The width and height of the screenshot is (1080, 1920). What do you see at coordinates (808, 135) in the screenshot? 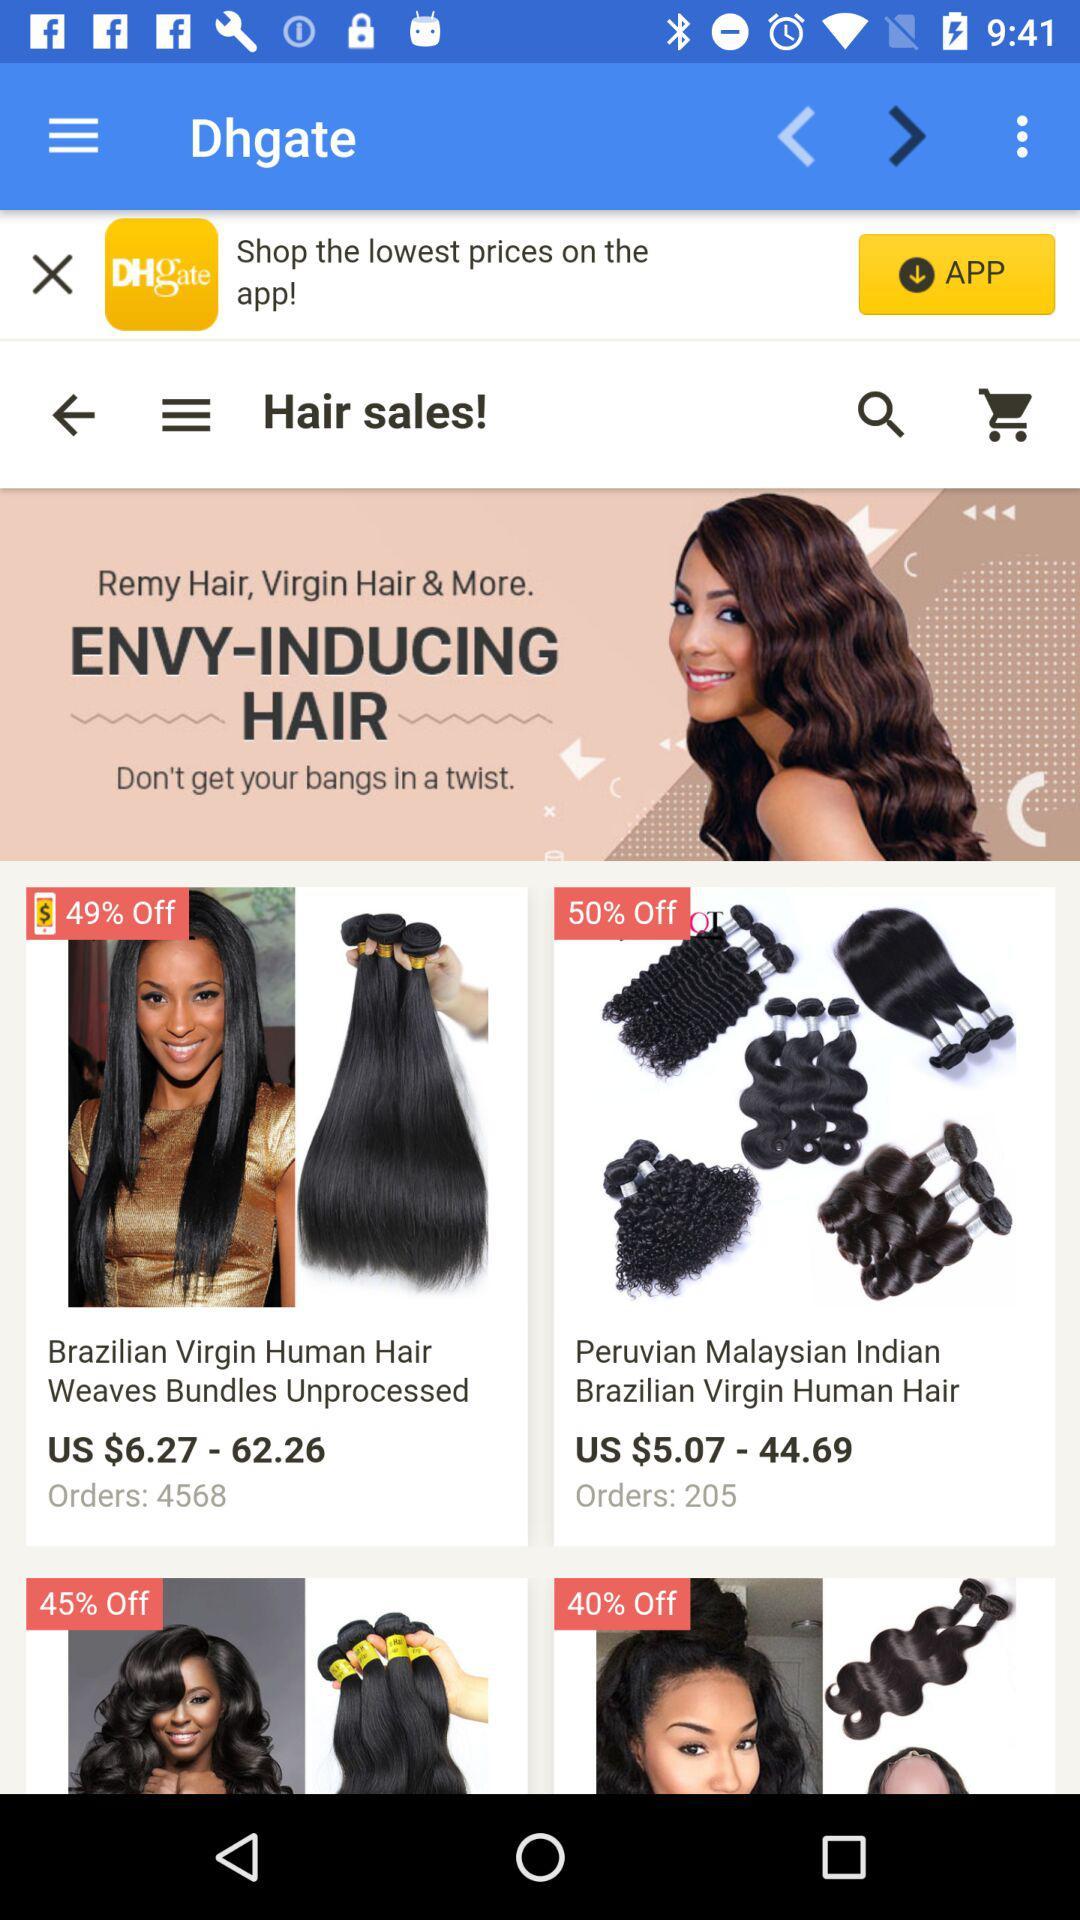
I see `previous` at bounding box center [808, 135].